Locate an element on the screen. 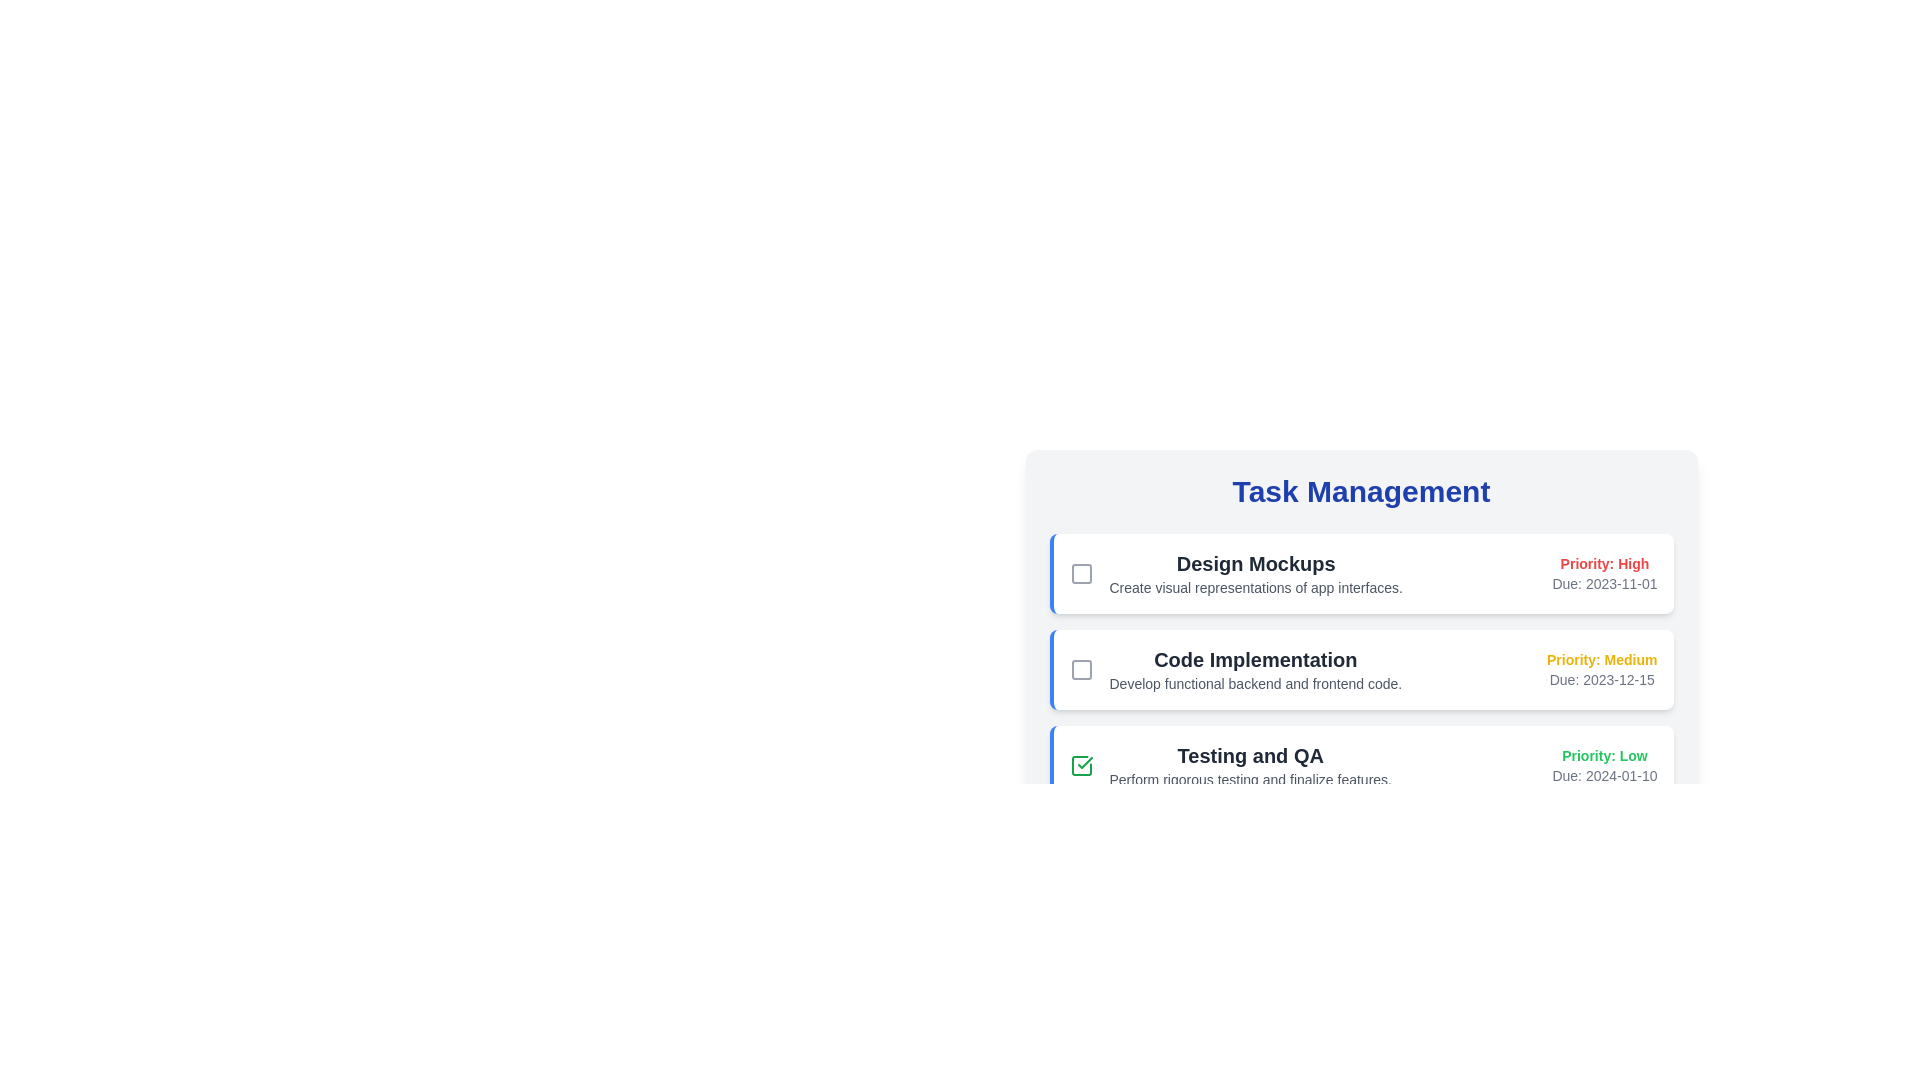  the checkmark icon that indicates a completed action in the 'Testing and QA' task row is located at coordinates (1083, 763).